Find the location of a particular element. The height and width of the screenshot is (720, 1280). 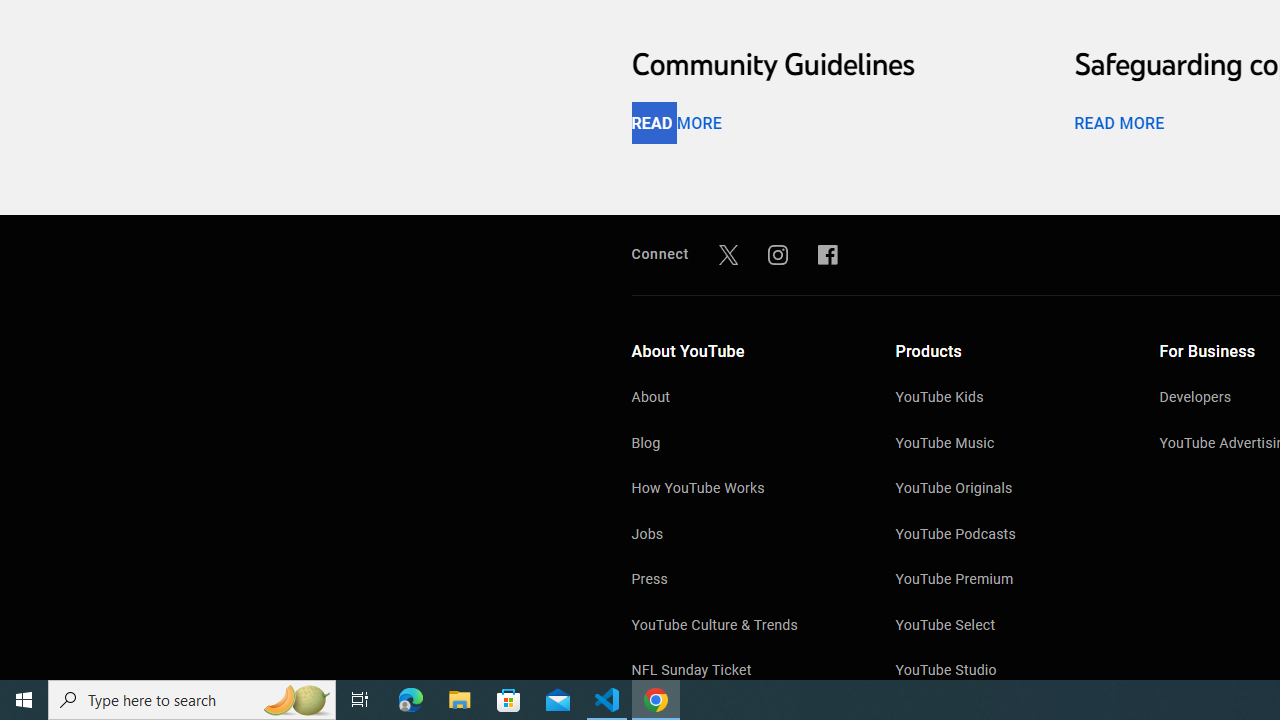

'YouTube Originals' is located at coordinates (1007, 490).